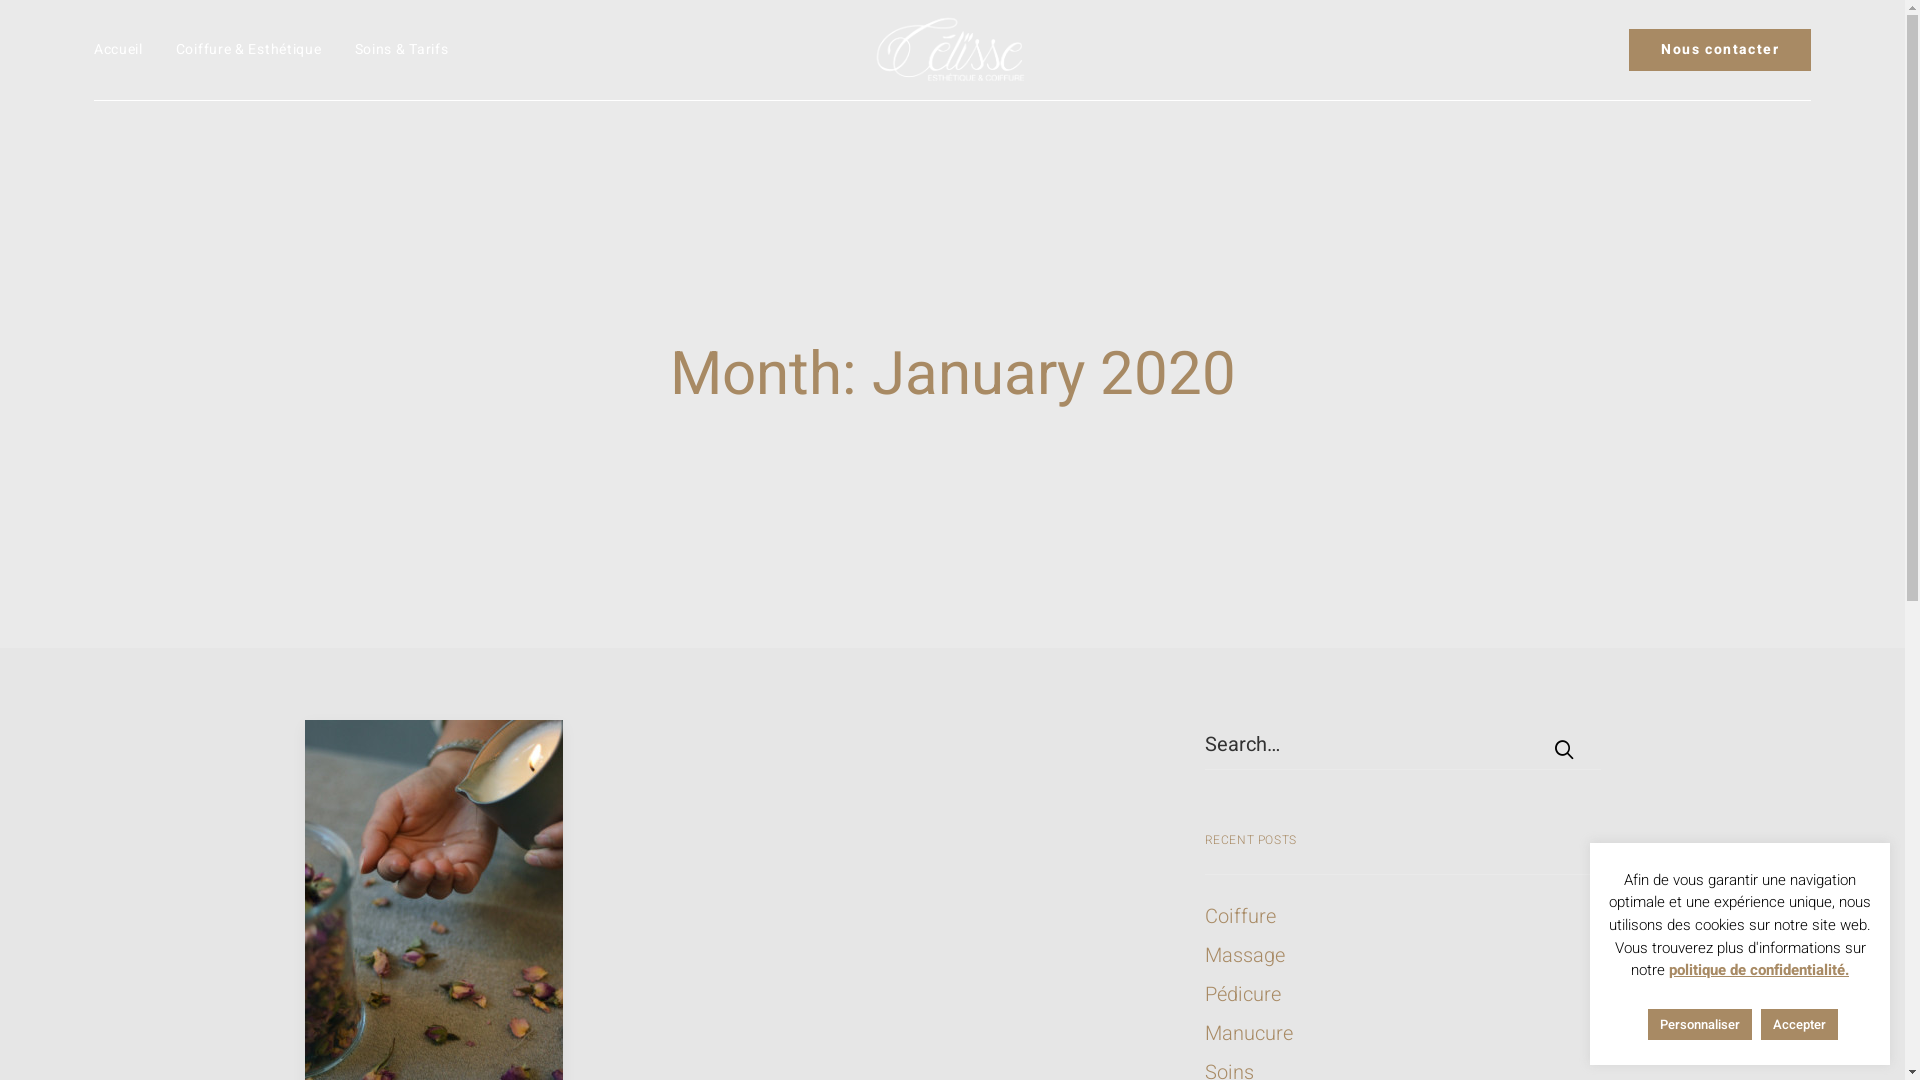 This screenshot has height=1080, width=1920. I want to click on 'Accepter', so click(1760, 1024).